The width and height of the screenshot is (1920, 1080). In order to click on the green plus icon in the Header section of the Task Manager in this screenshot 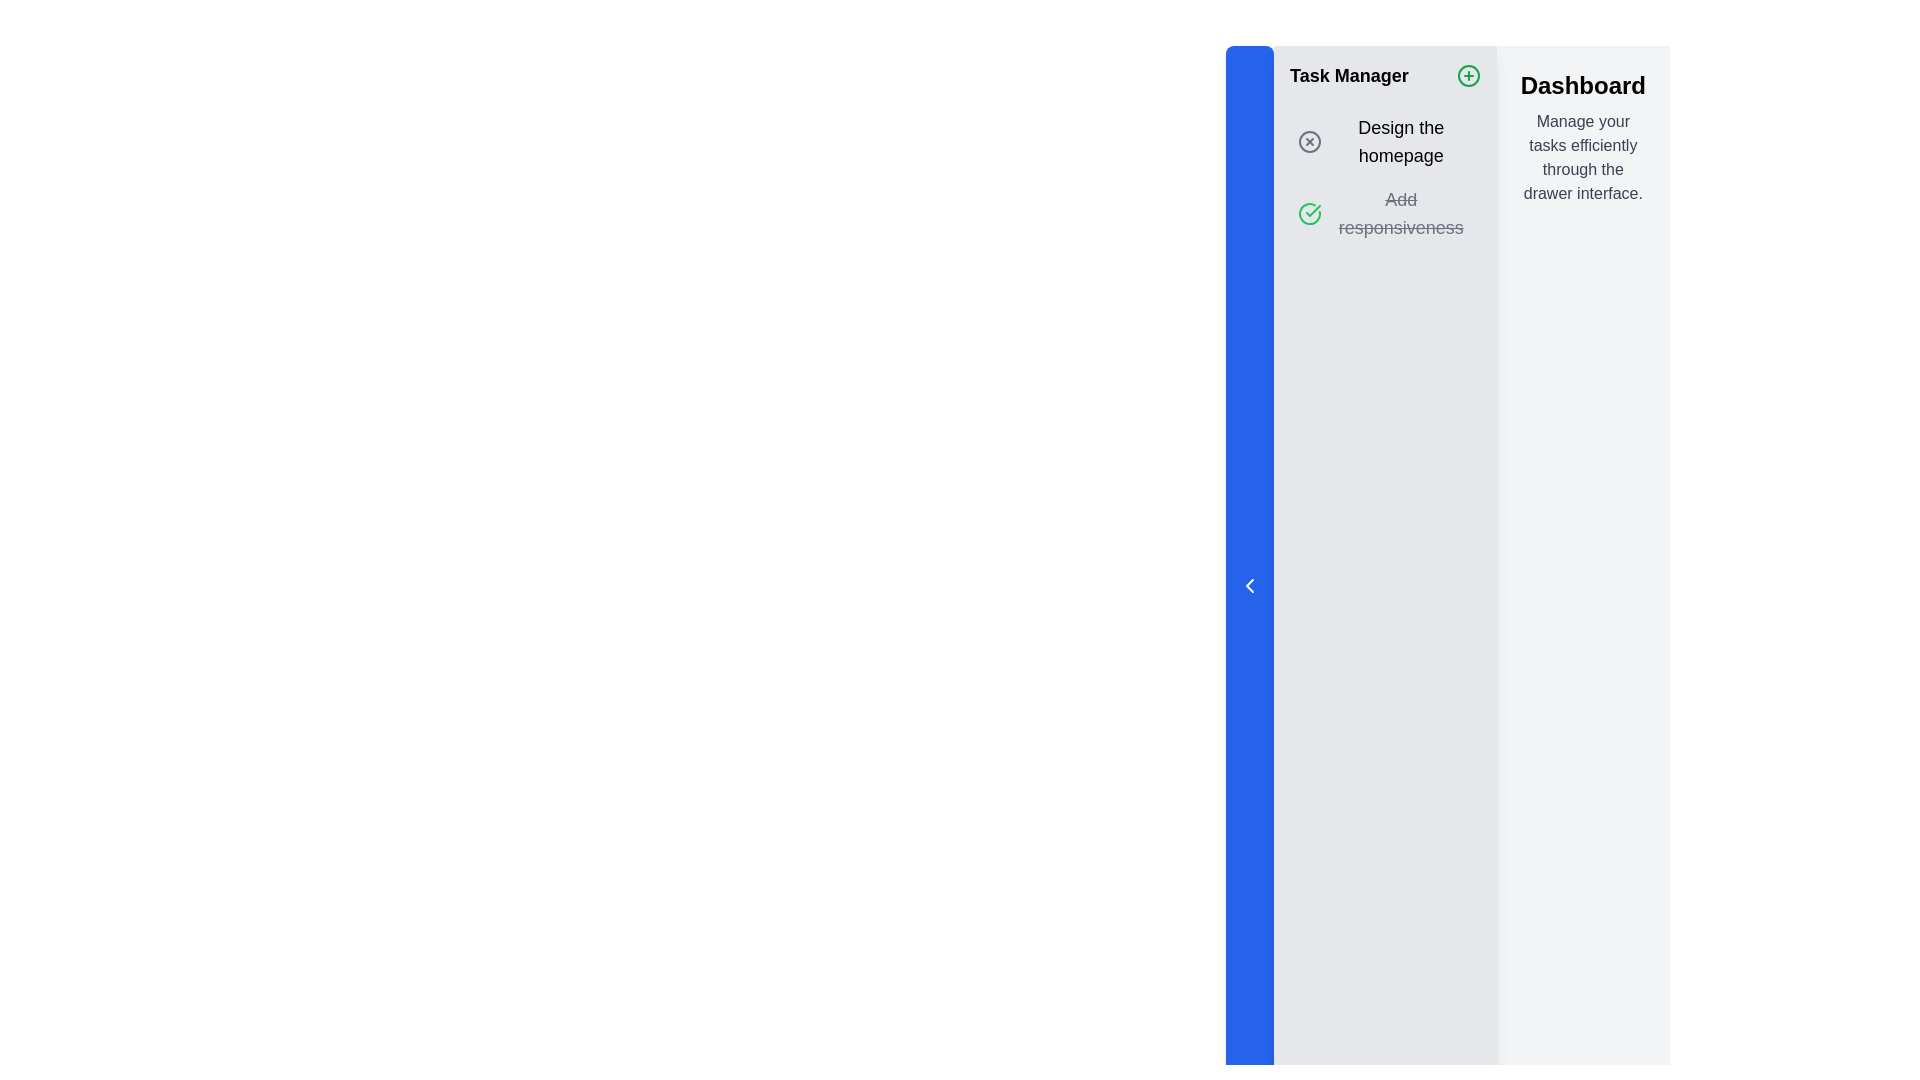, I will do `click(1384, 75)`.